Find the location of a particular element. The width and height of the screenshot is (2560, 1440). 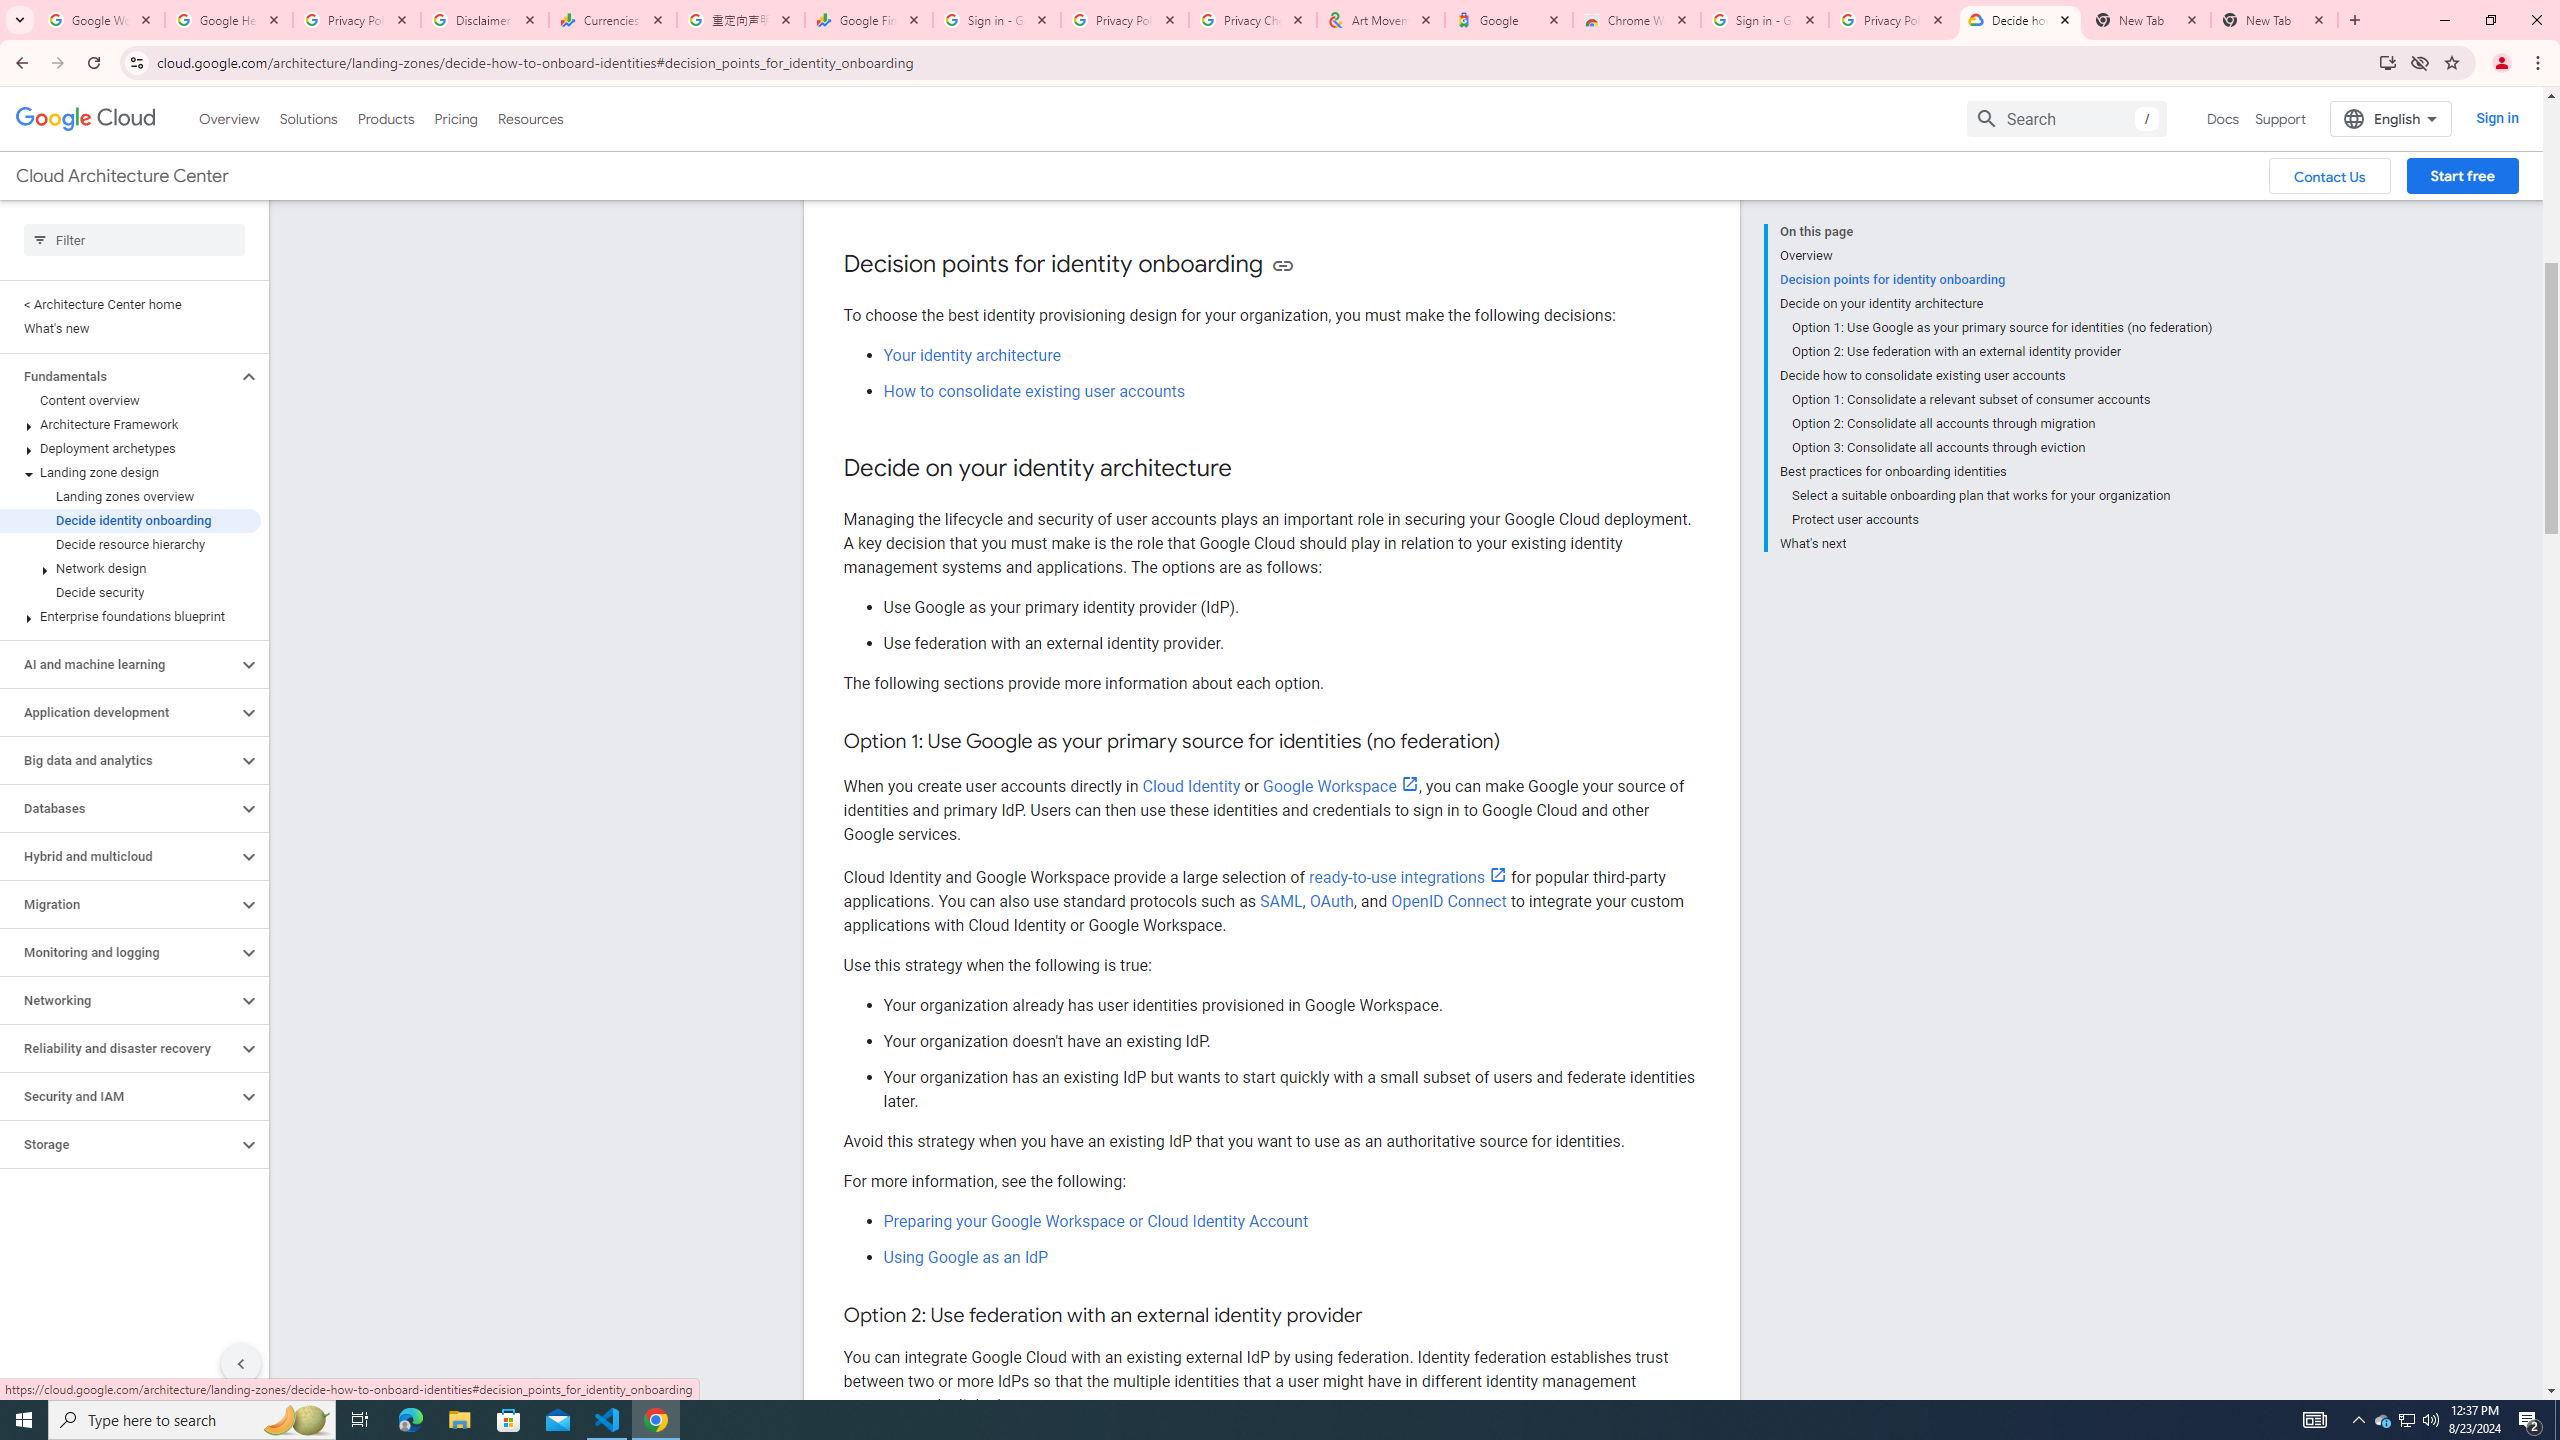

'Network design' is located at coordinates (130, 567).